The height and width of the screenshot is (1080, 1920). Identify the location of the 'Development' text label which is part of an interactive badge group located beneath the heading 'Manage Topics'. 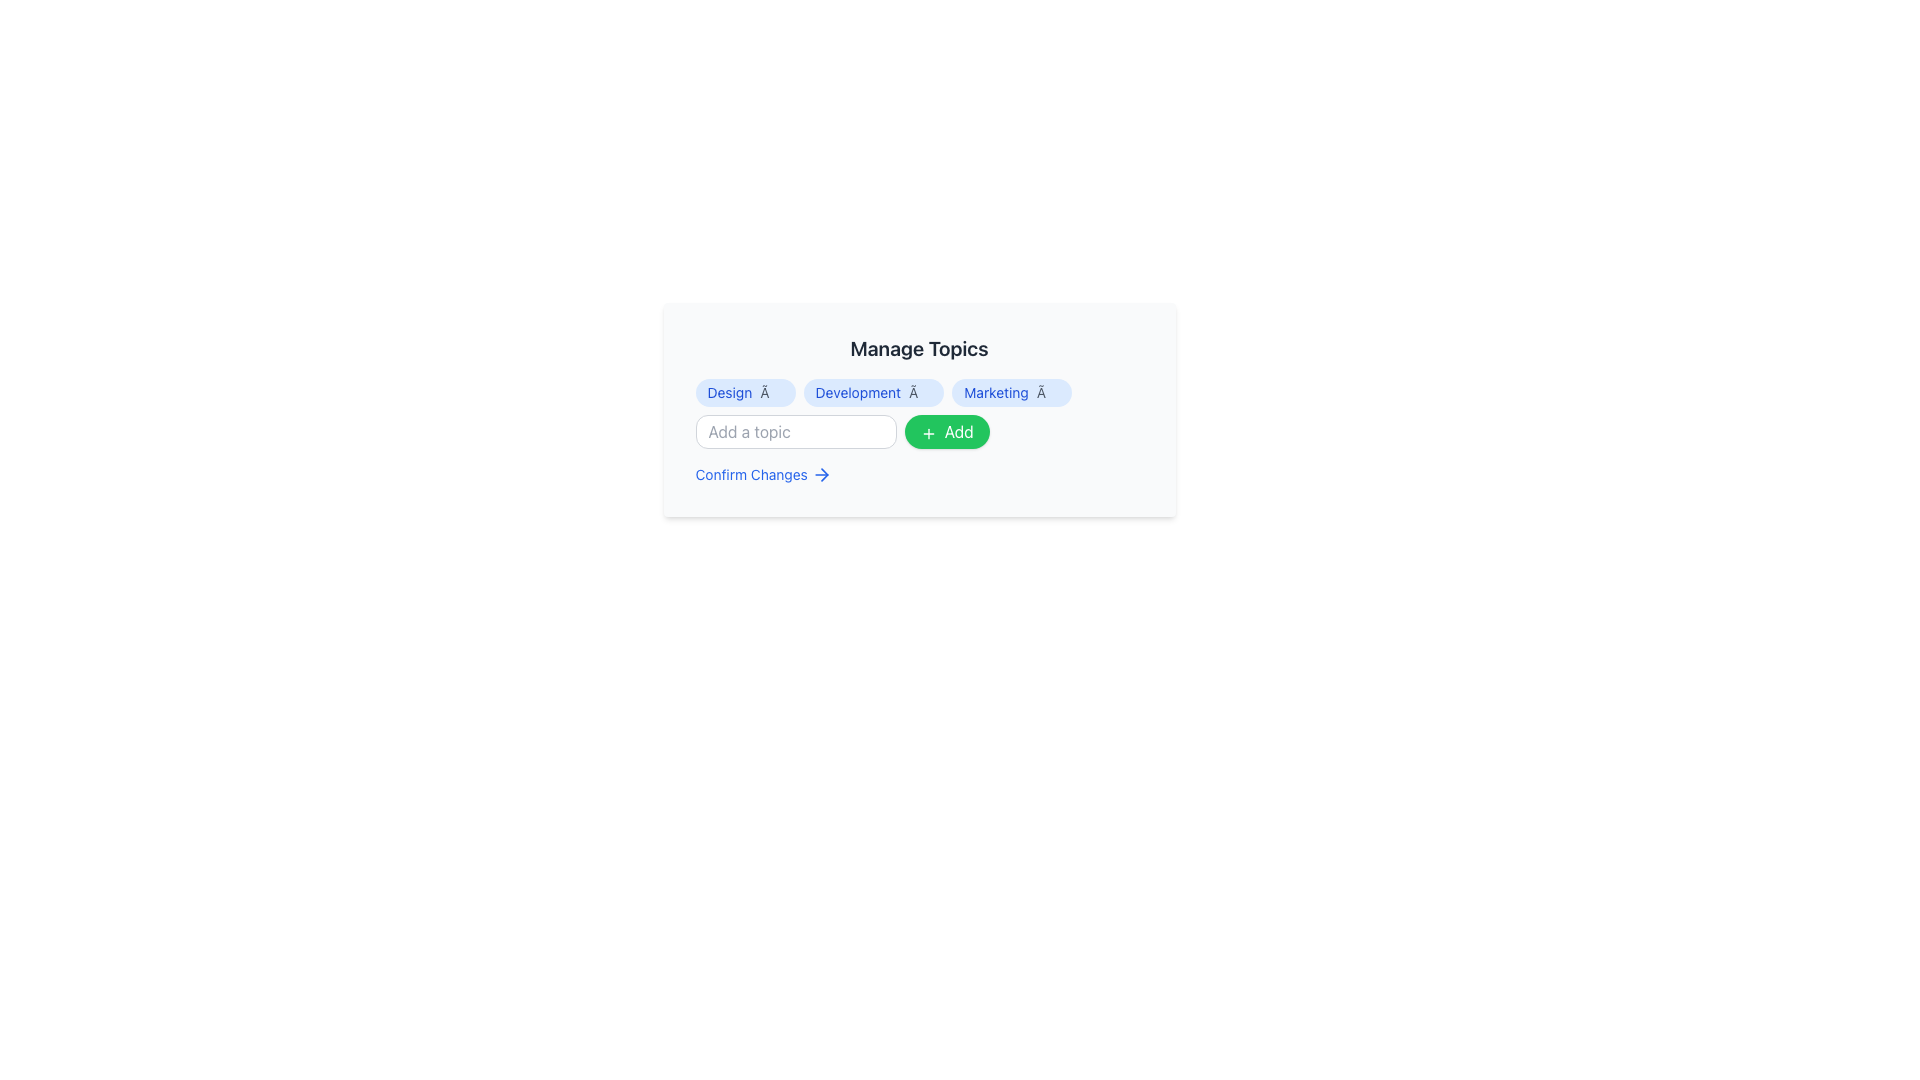
(858, 393).